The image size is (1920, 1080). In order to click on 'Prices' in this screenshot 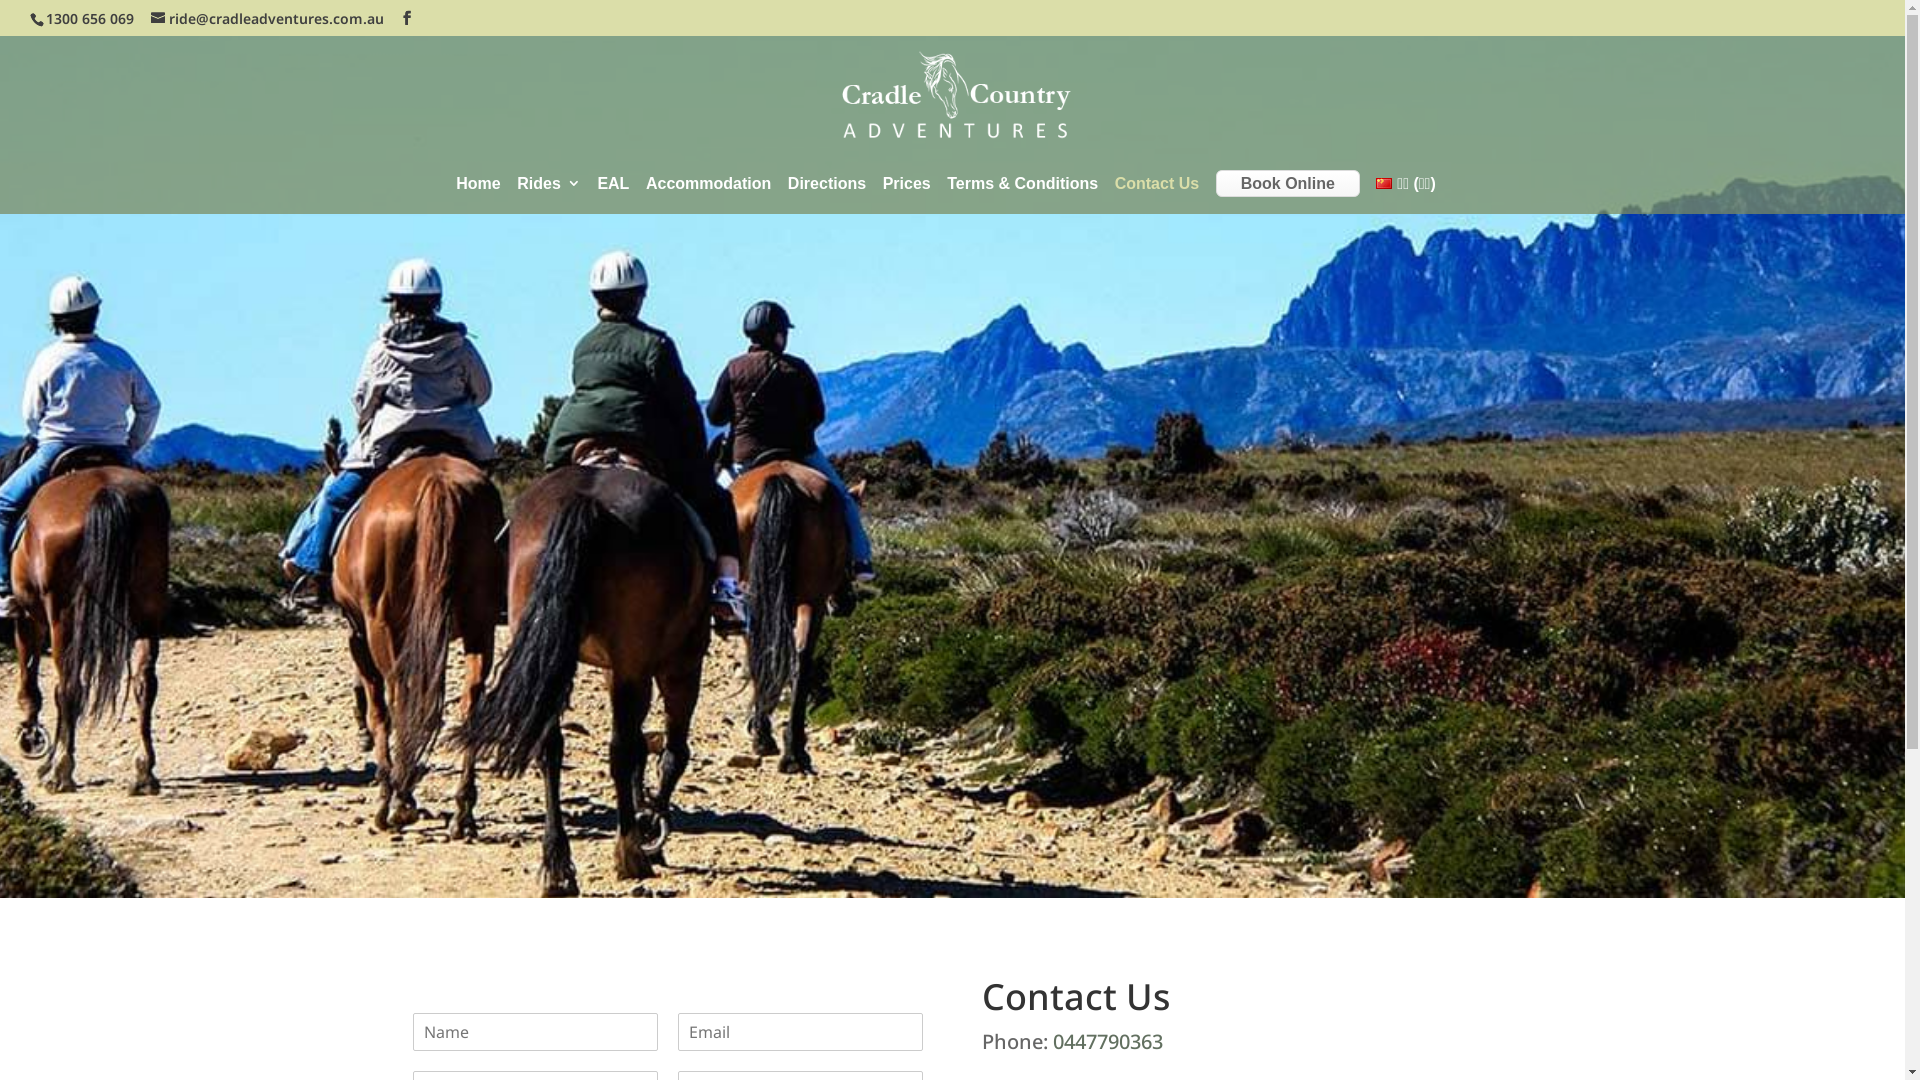, I will do `click(906, 195)`.